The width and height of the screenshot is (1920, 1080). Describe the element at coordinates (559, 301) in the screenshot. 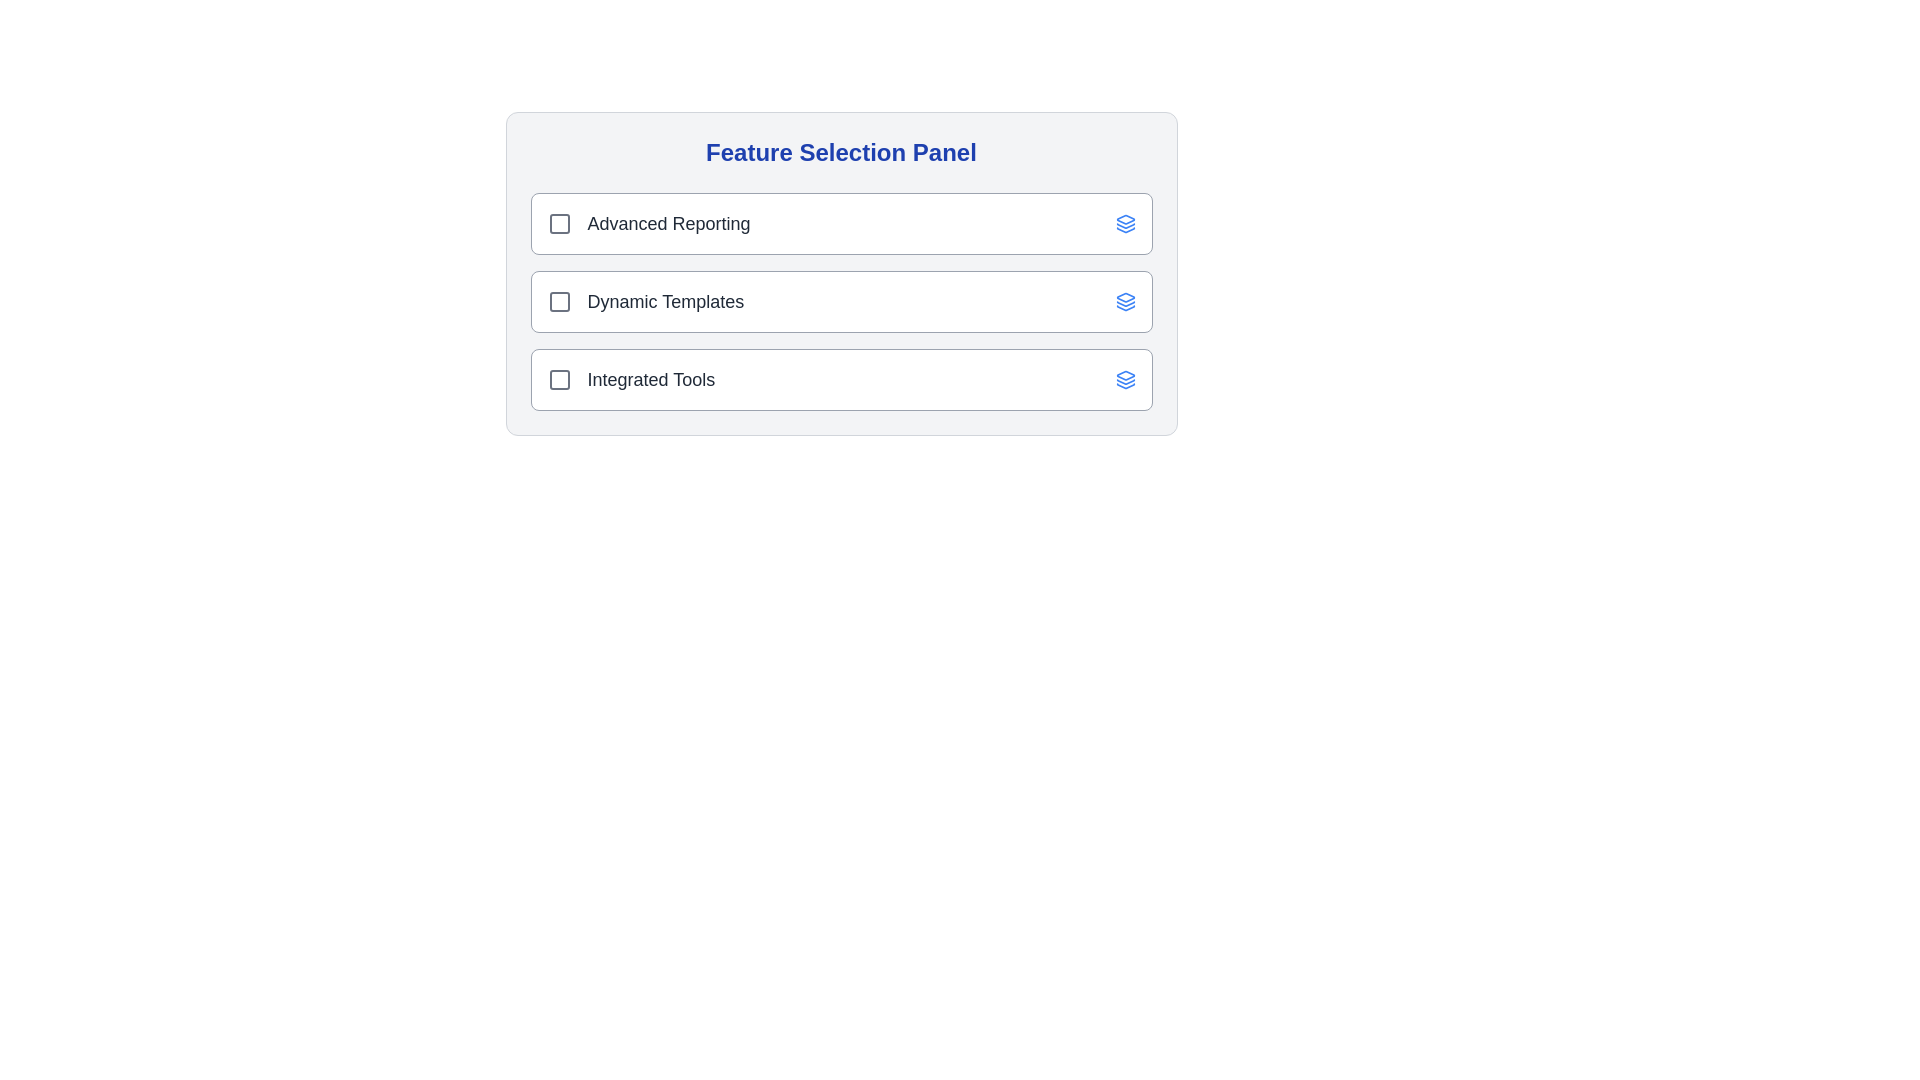

I see `to select the checkbox located to the left of the label 'Dynamic Templates' in the feature selection panel` at that location.